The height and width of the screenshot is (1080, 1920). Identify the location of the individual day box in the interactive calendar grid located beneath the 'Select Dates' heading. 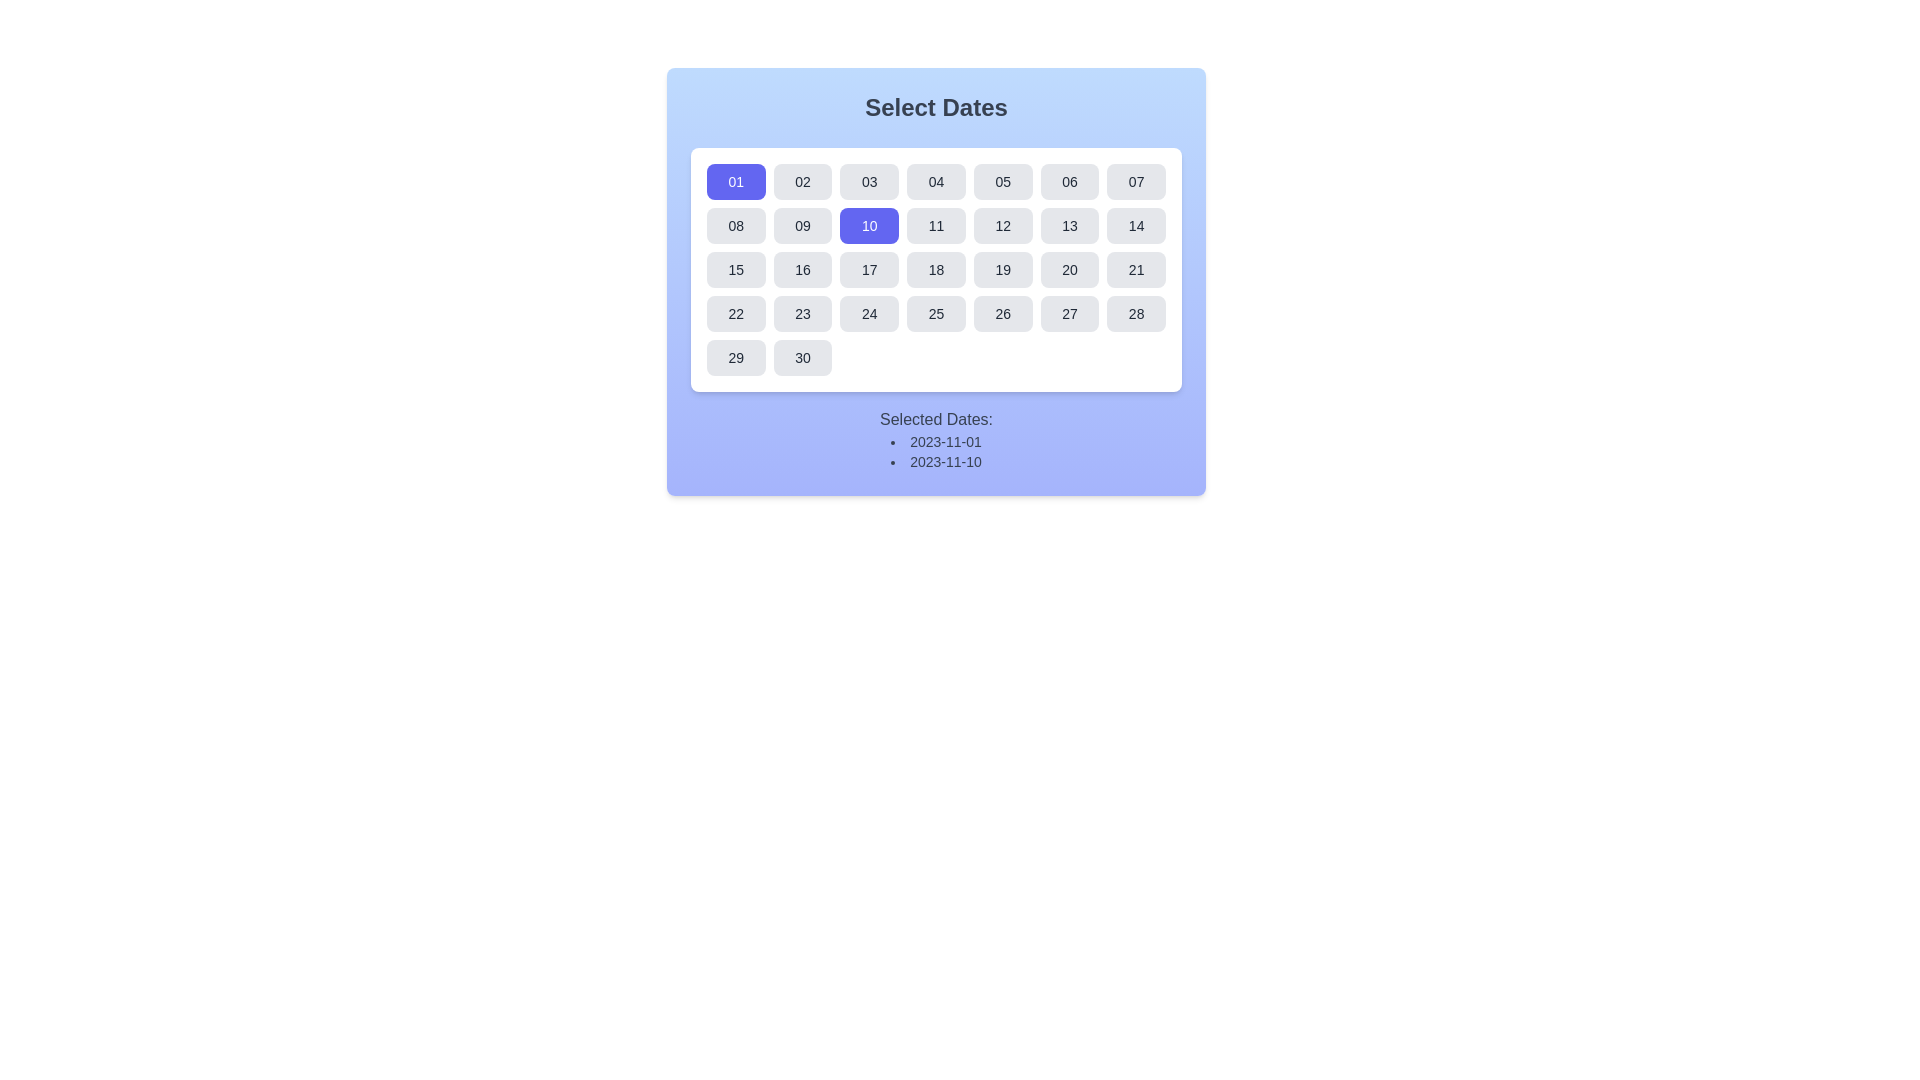
(935, 270).